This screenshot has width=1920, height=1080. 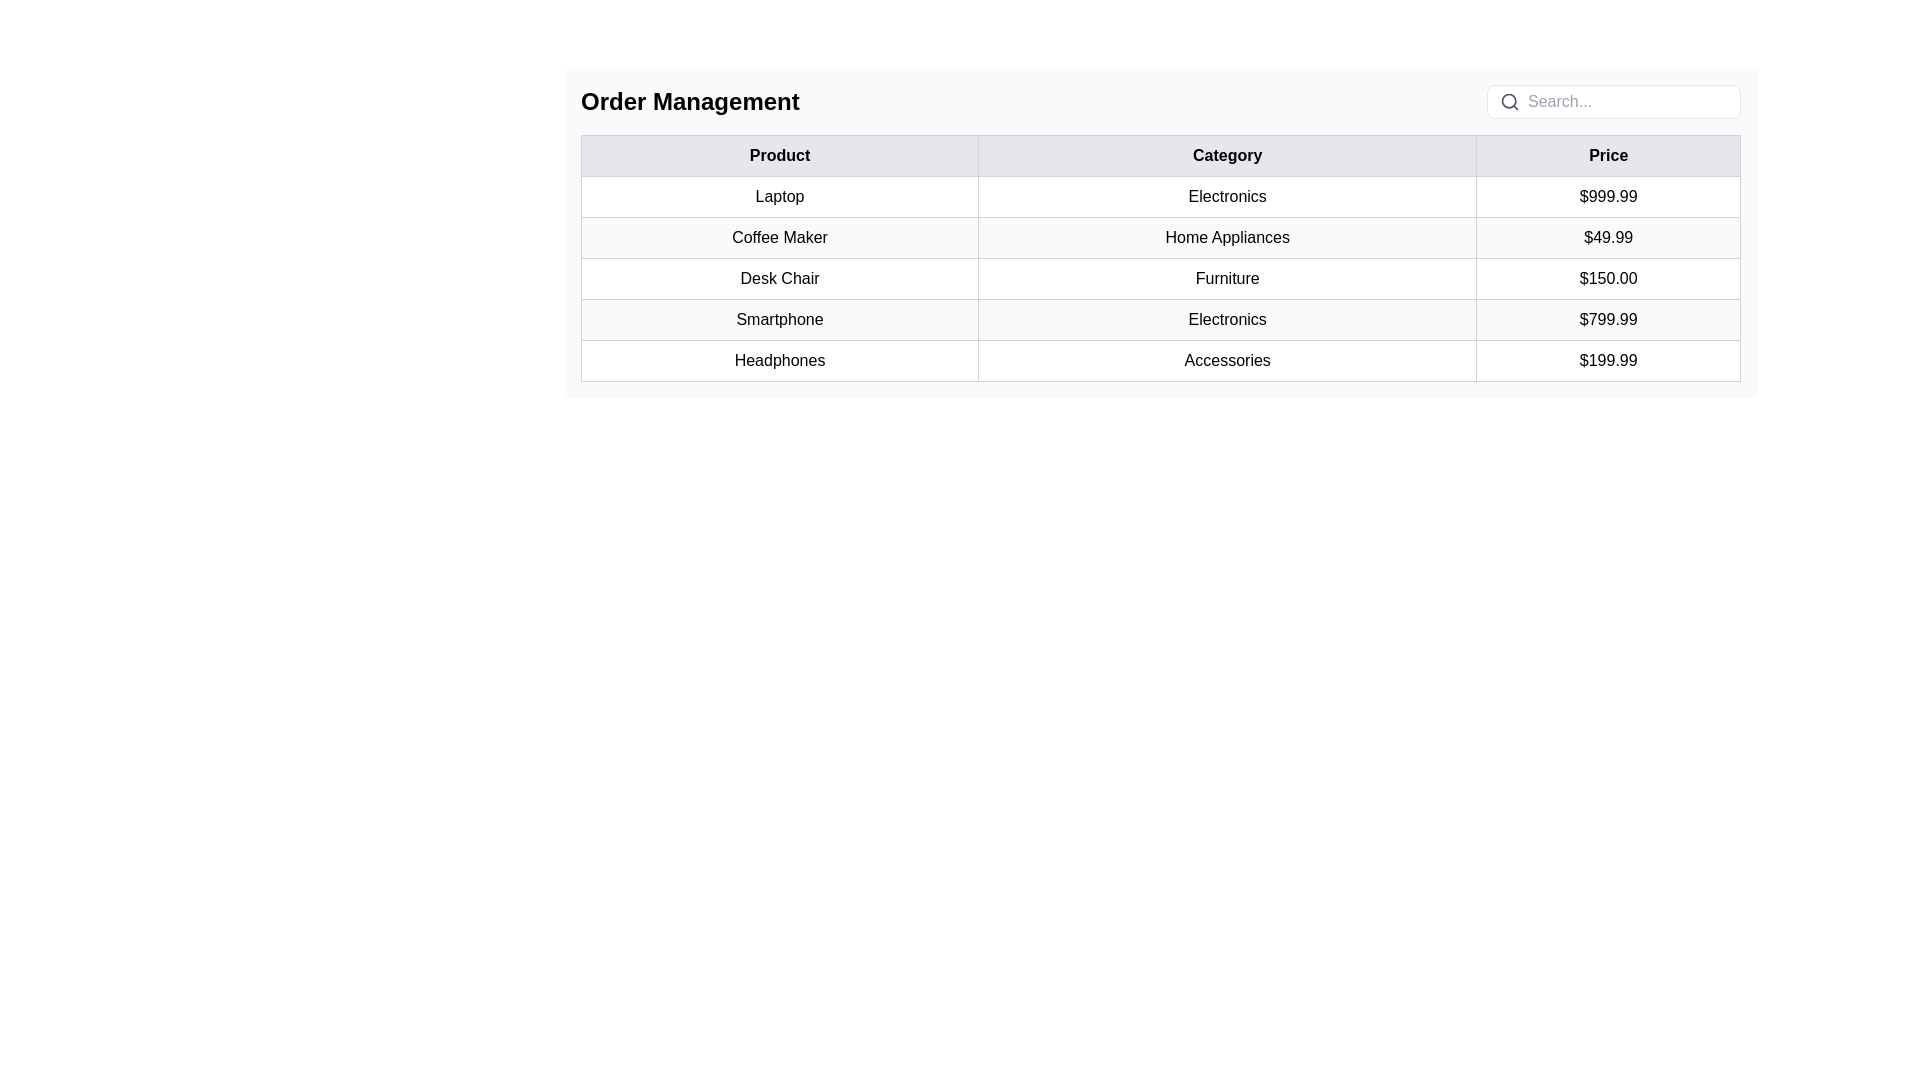 What do you see at coordinates (1161, 319) in the screenshot?
I see `the fifth row of the product table, which displays information about a product, located between the 'Desk Chair' and 'Headphones' rows` at bounding box center [1161, 319].